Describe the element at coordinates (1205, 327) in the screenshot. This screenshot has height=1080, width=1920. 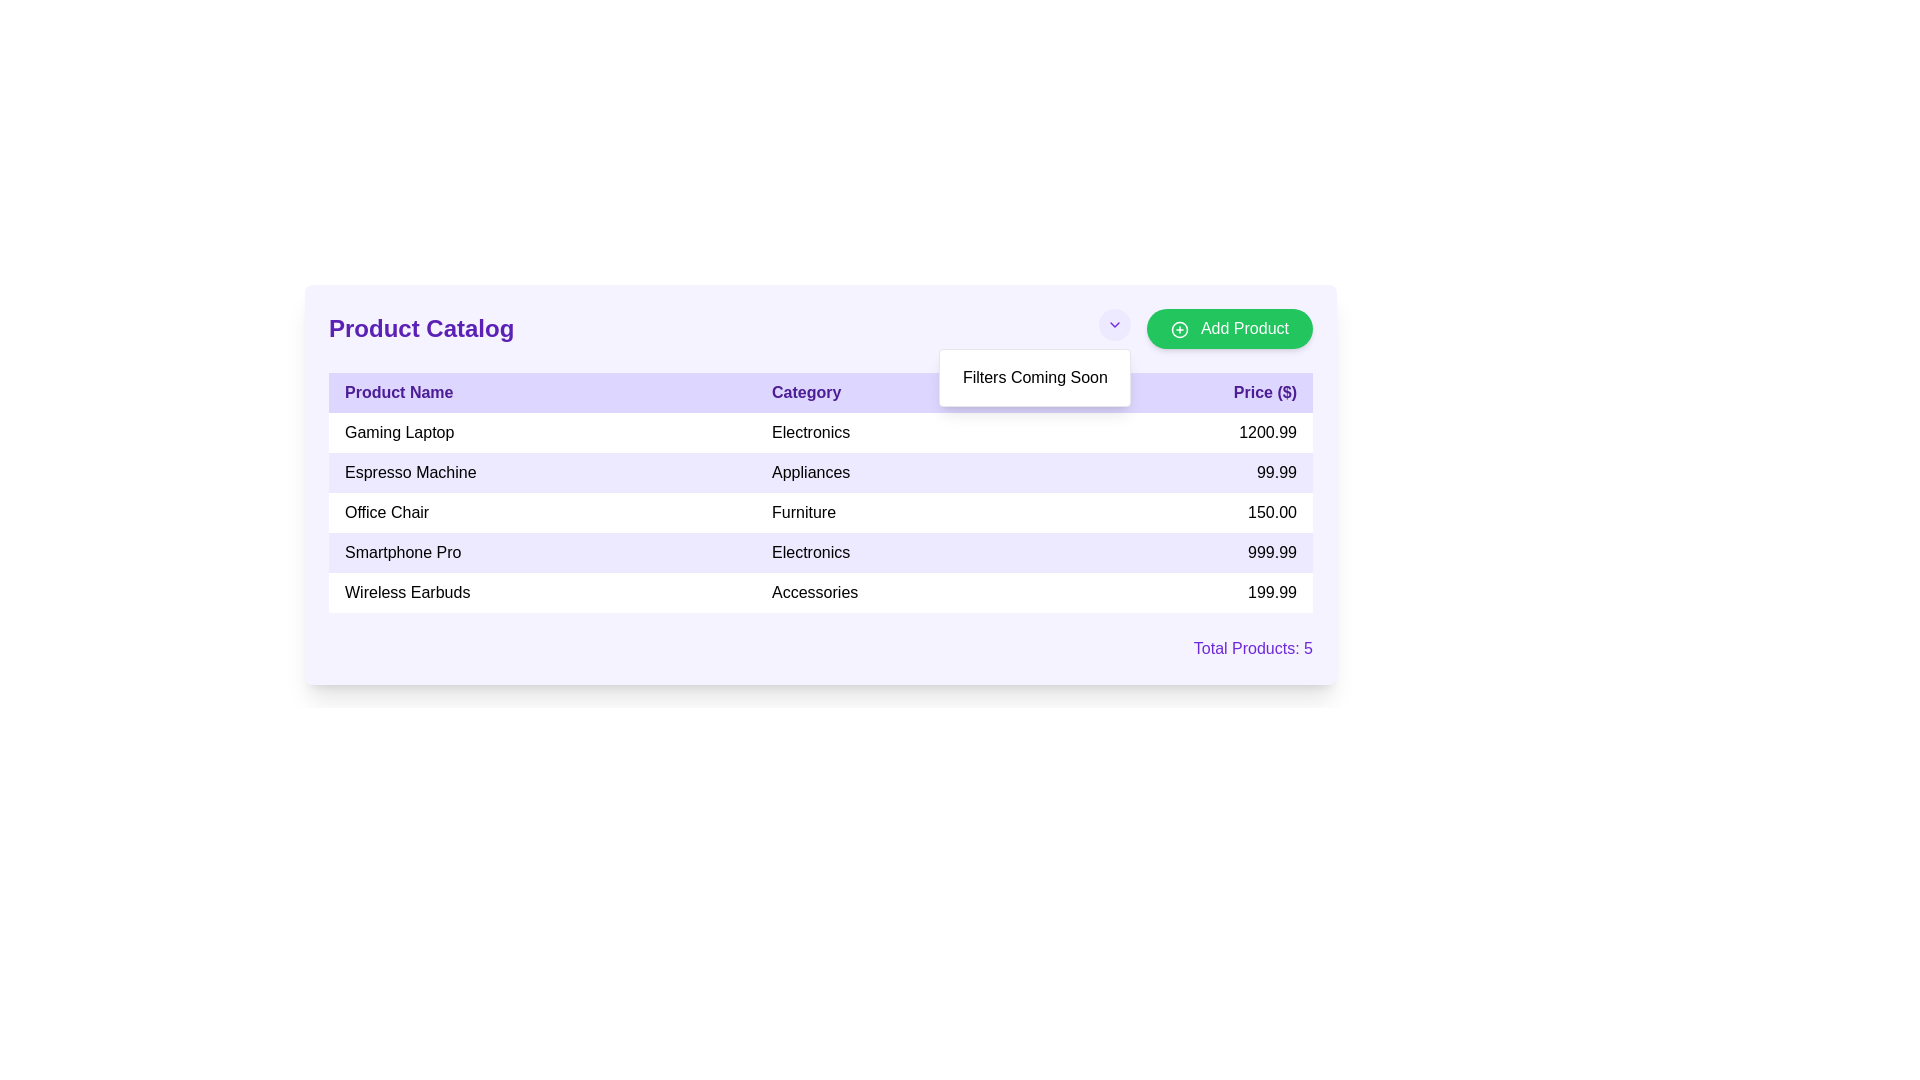
I see `the button on the right side of the top bar labeled 'Product Catalog'` at that location.